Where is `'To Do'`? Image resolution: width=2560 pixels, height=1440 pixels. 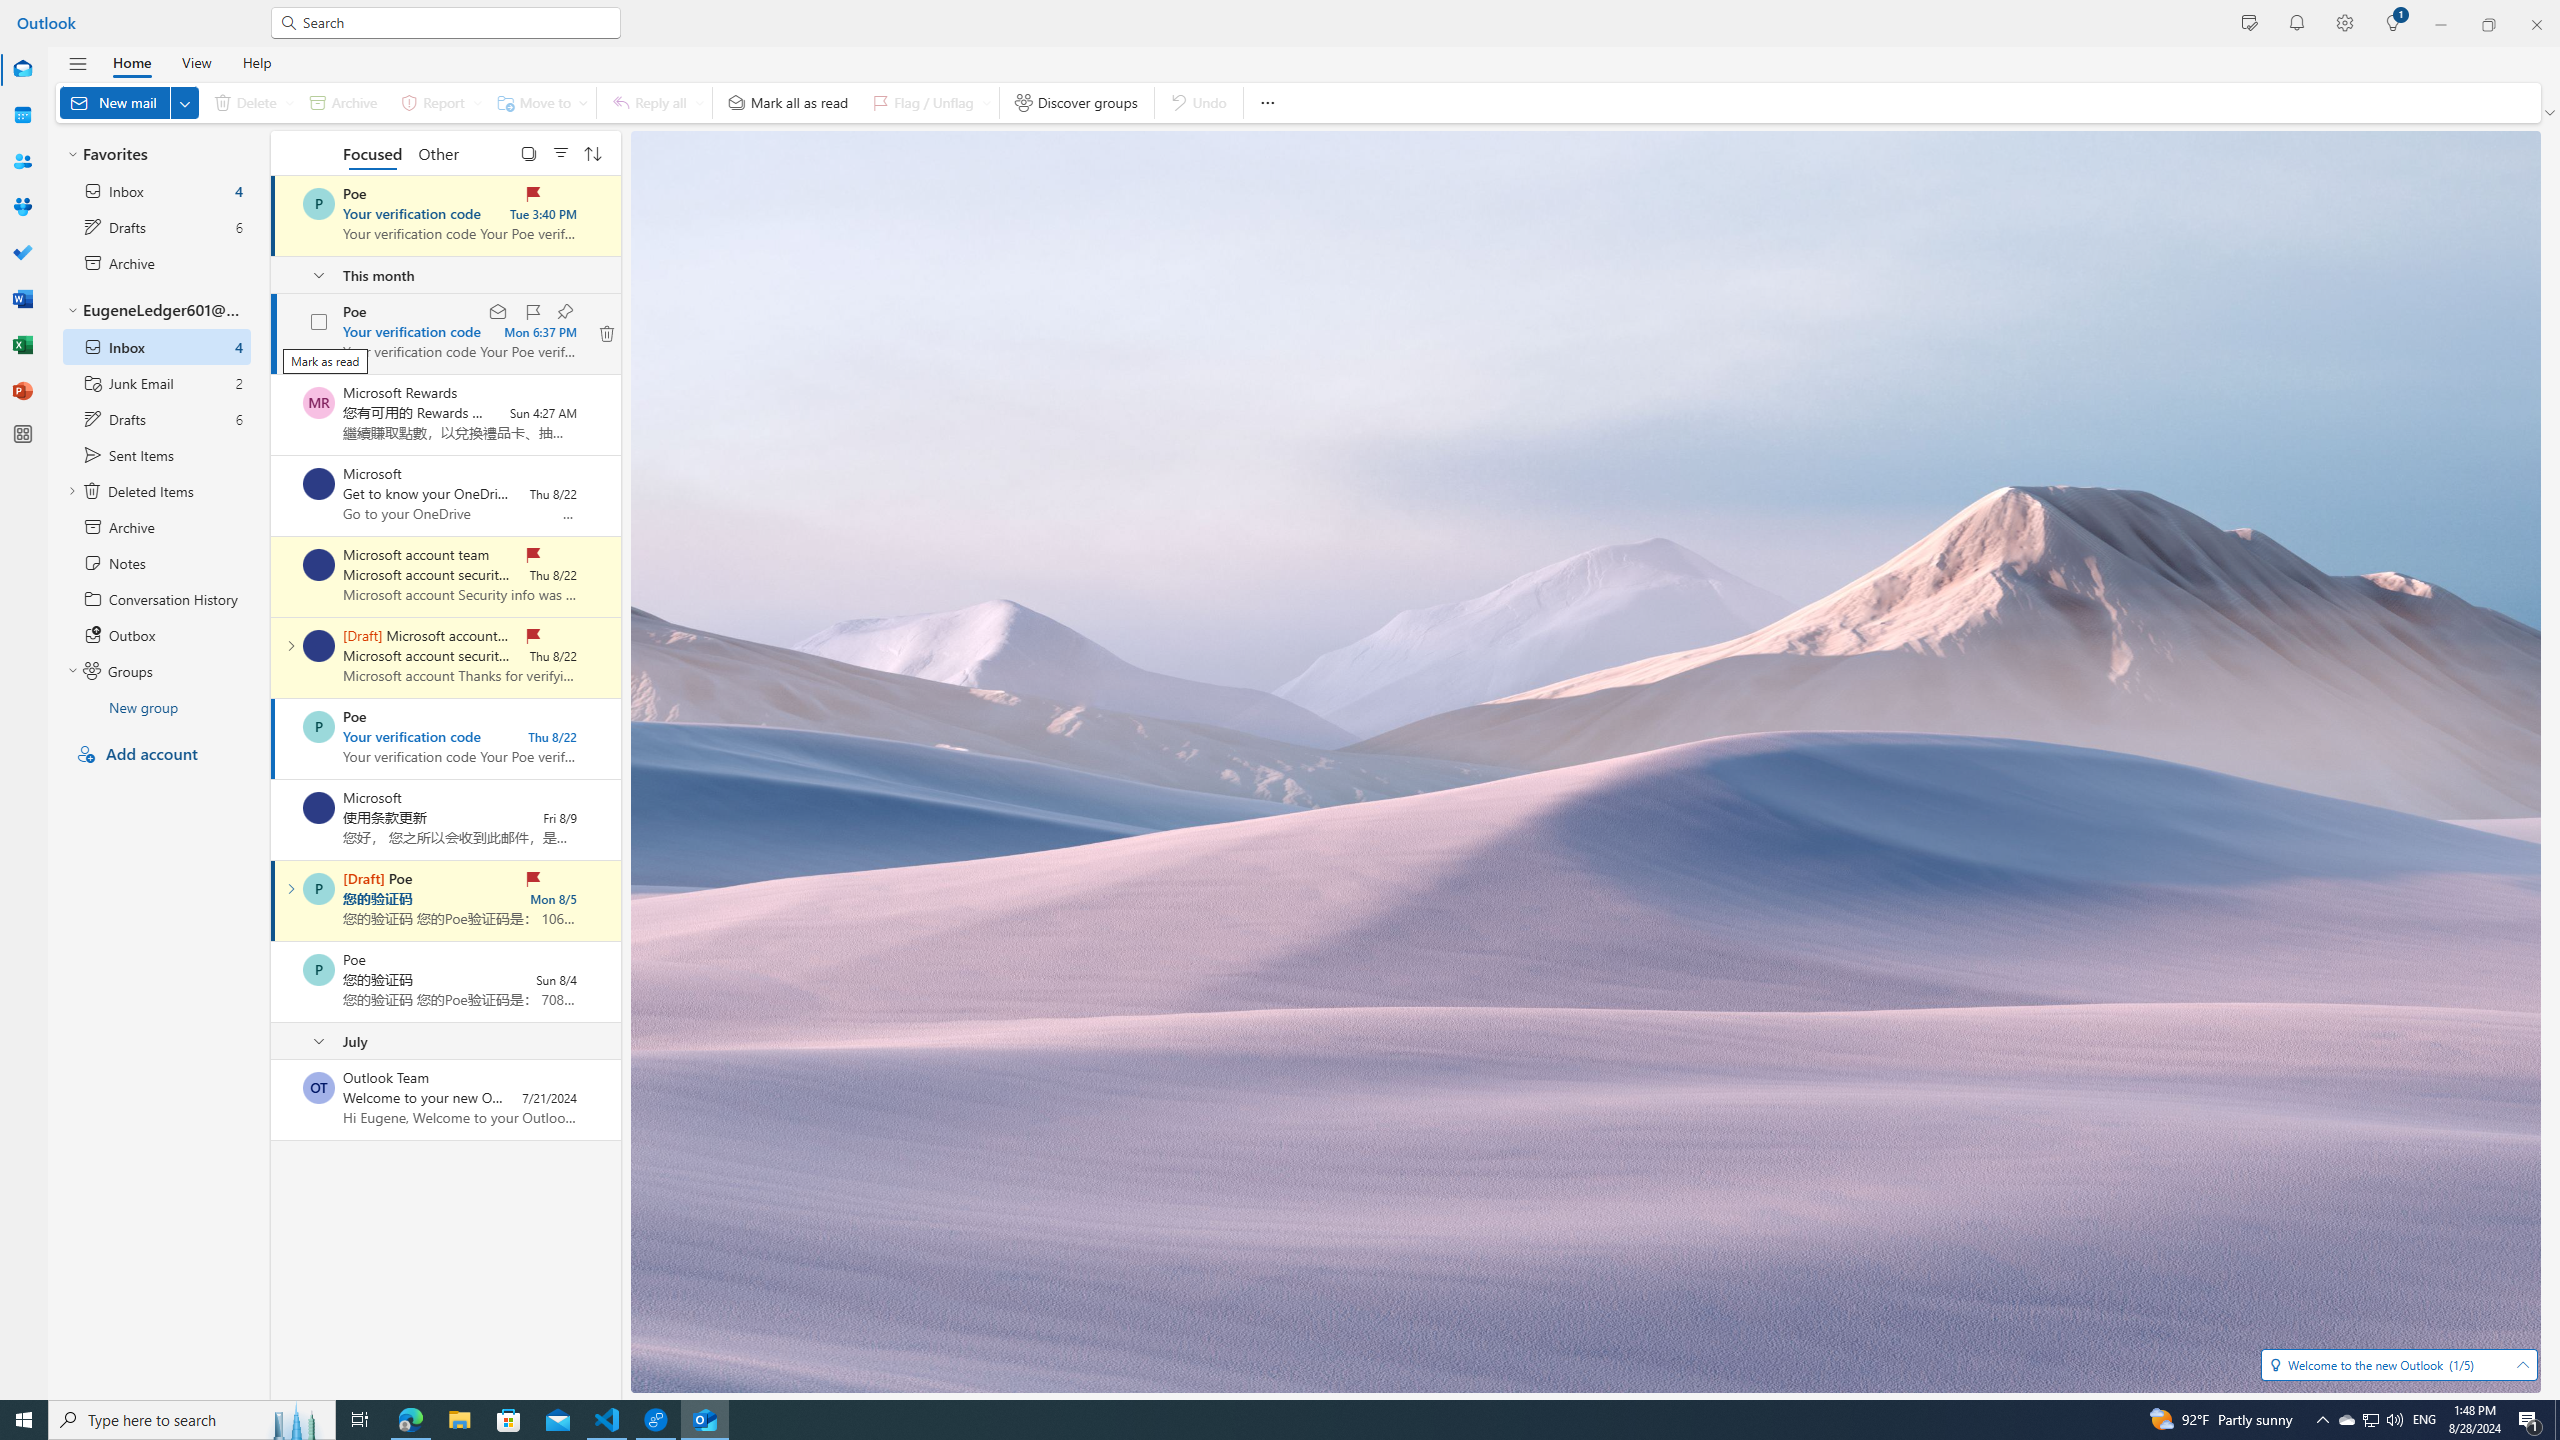 'To Do' is located at coordinates (23, 252).